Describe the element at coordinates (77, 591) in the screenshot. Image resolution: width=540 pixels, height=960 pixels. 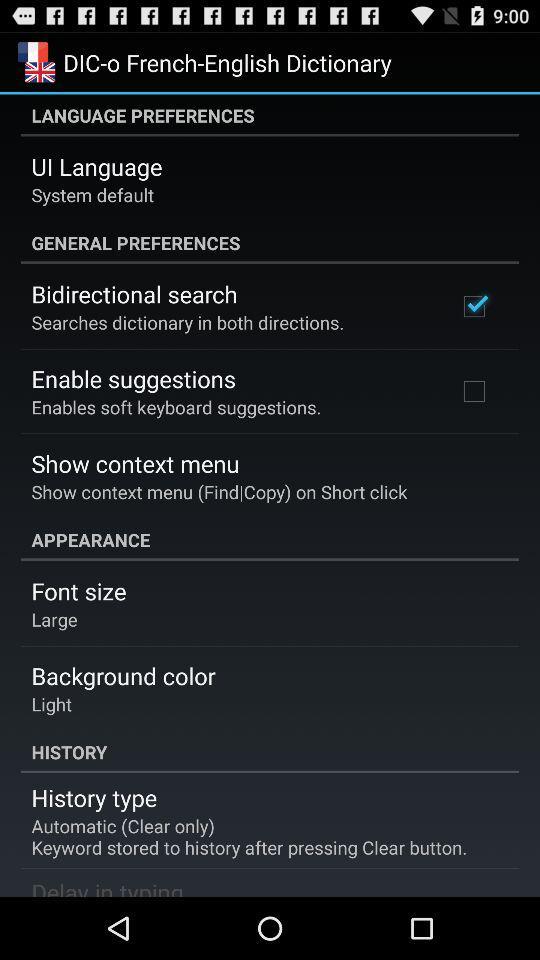
I see `the font size app` at that location.